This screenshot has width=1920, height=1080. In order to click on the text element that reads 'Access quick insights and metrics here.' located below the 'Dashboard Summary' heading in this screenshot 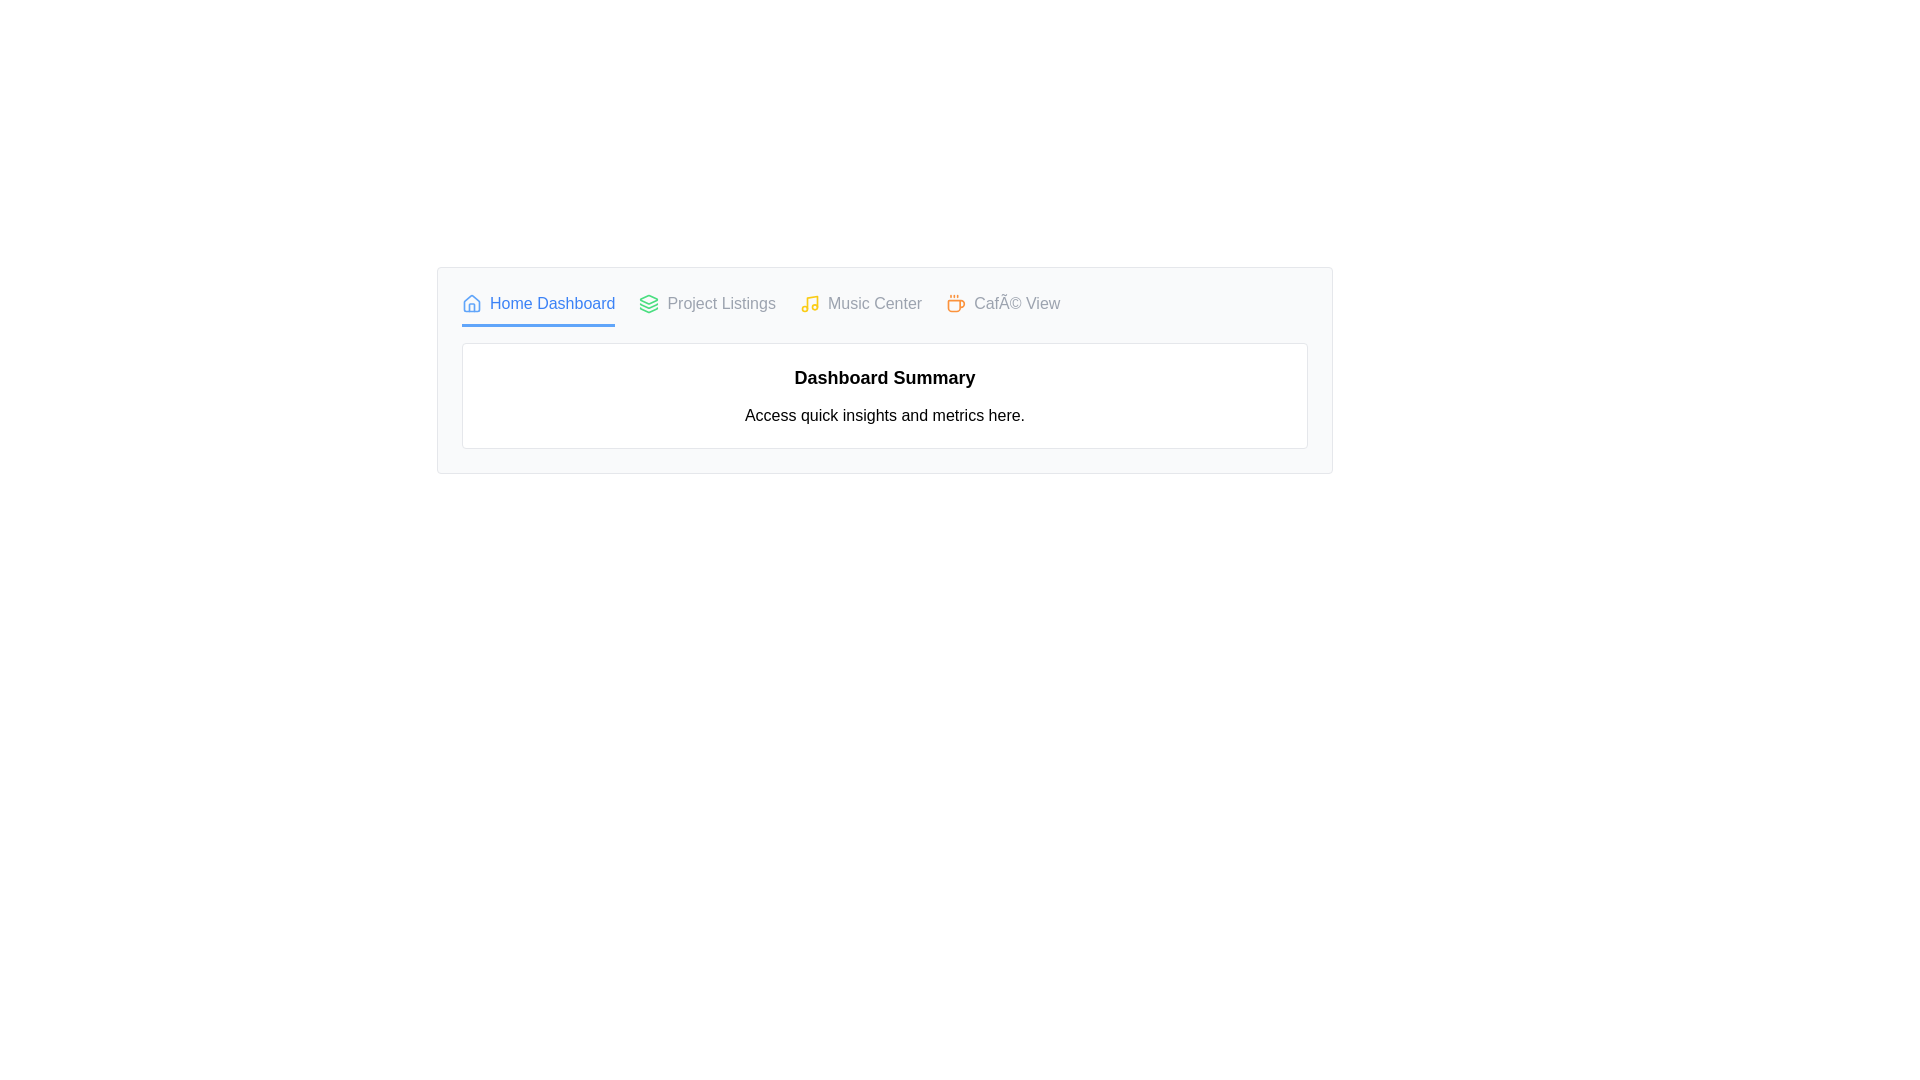, I will do `click(883, 415)`.